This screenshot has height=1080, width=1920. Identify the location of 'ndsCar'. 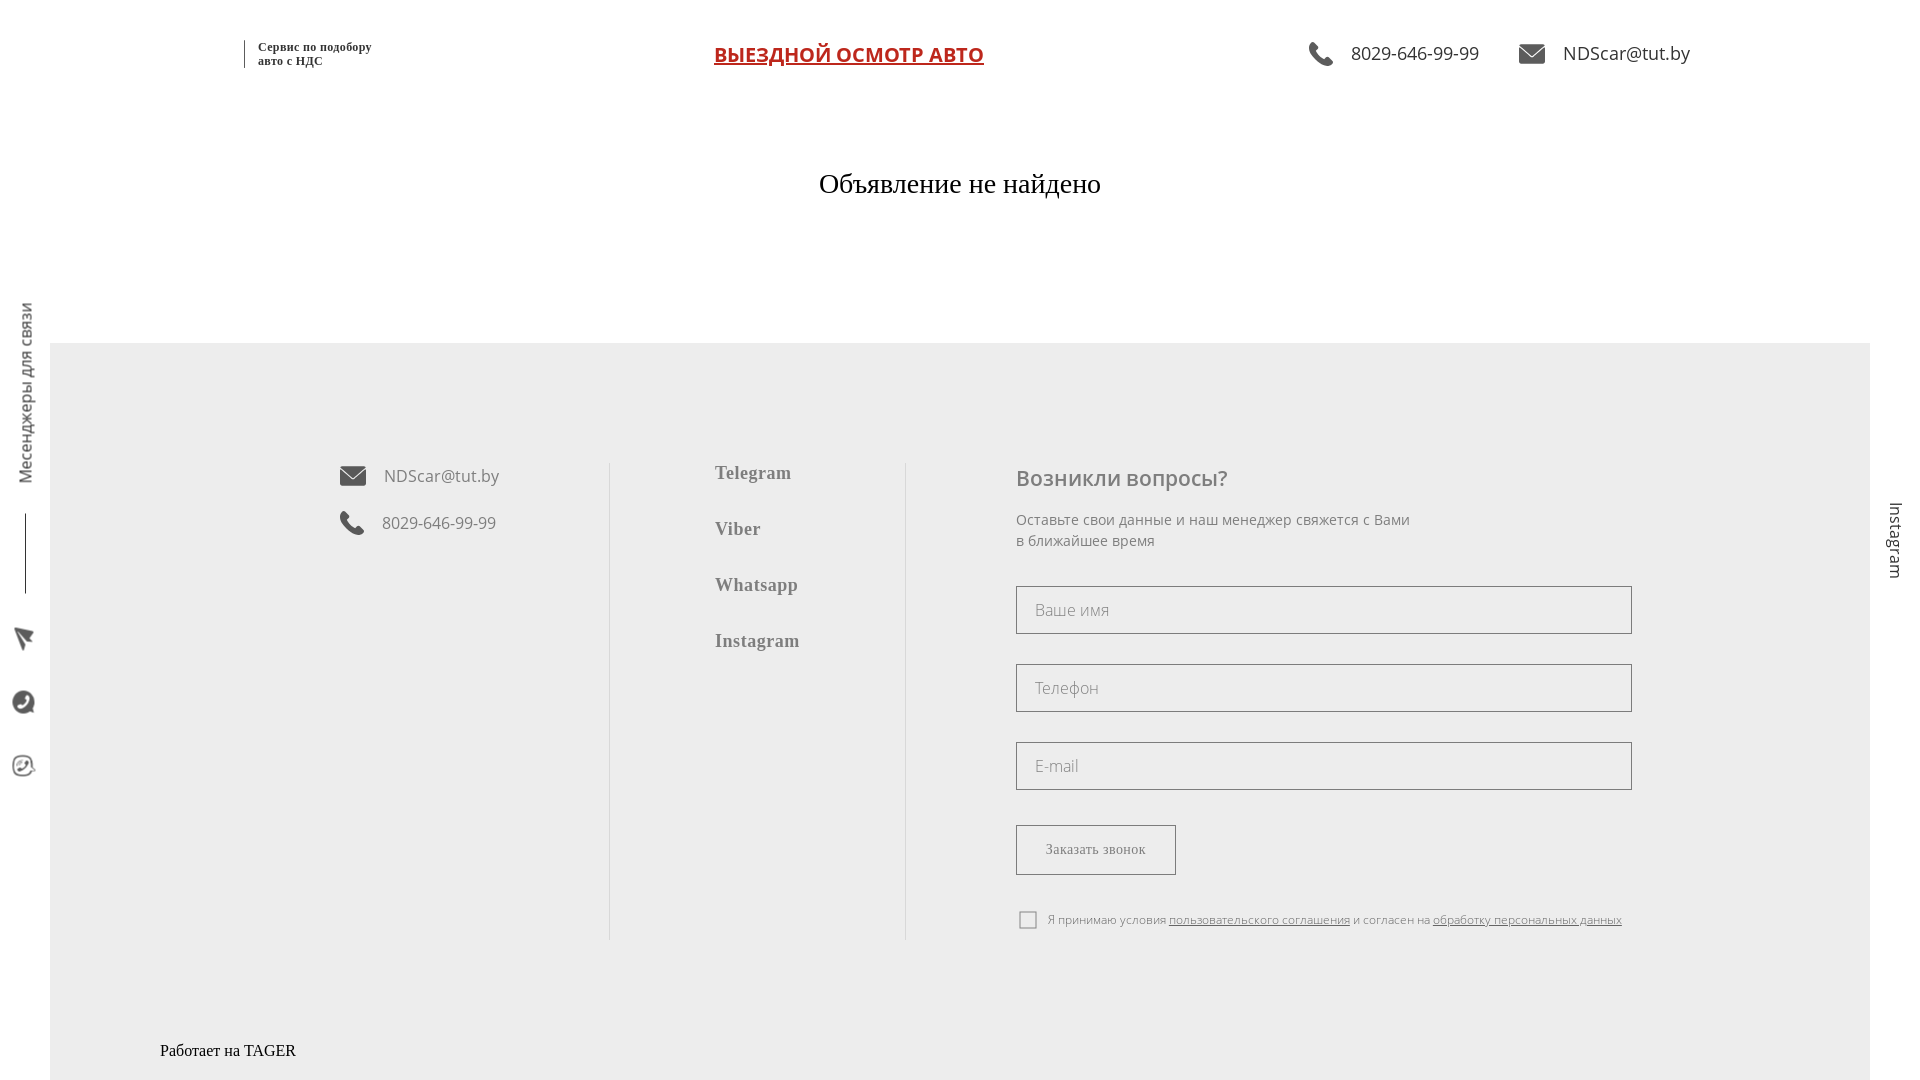
(1324, 608).